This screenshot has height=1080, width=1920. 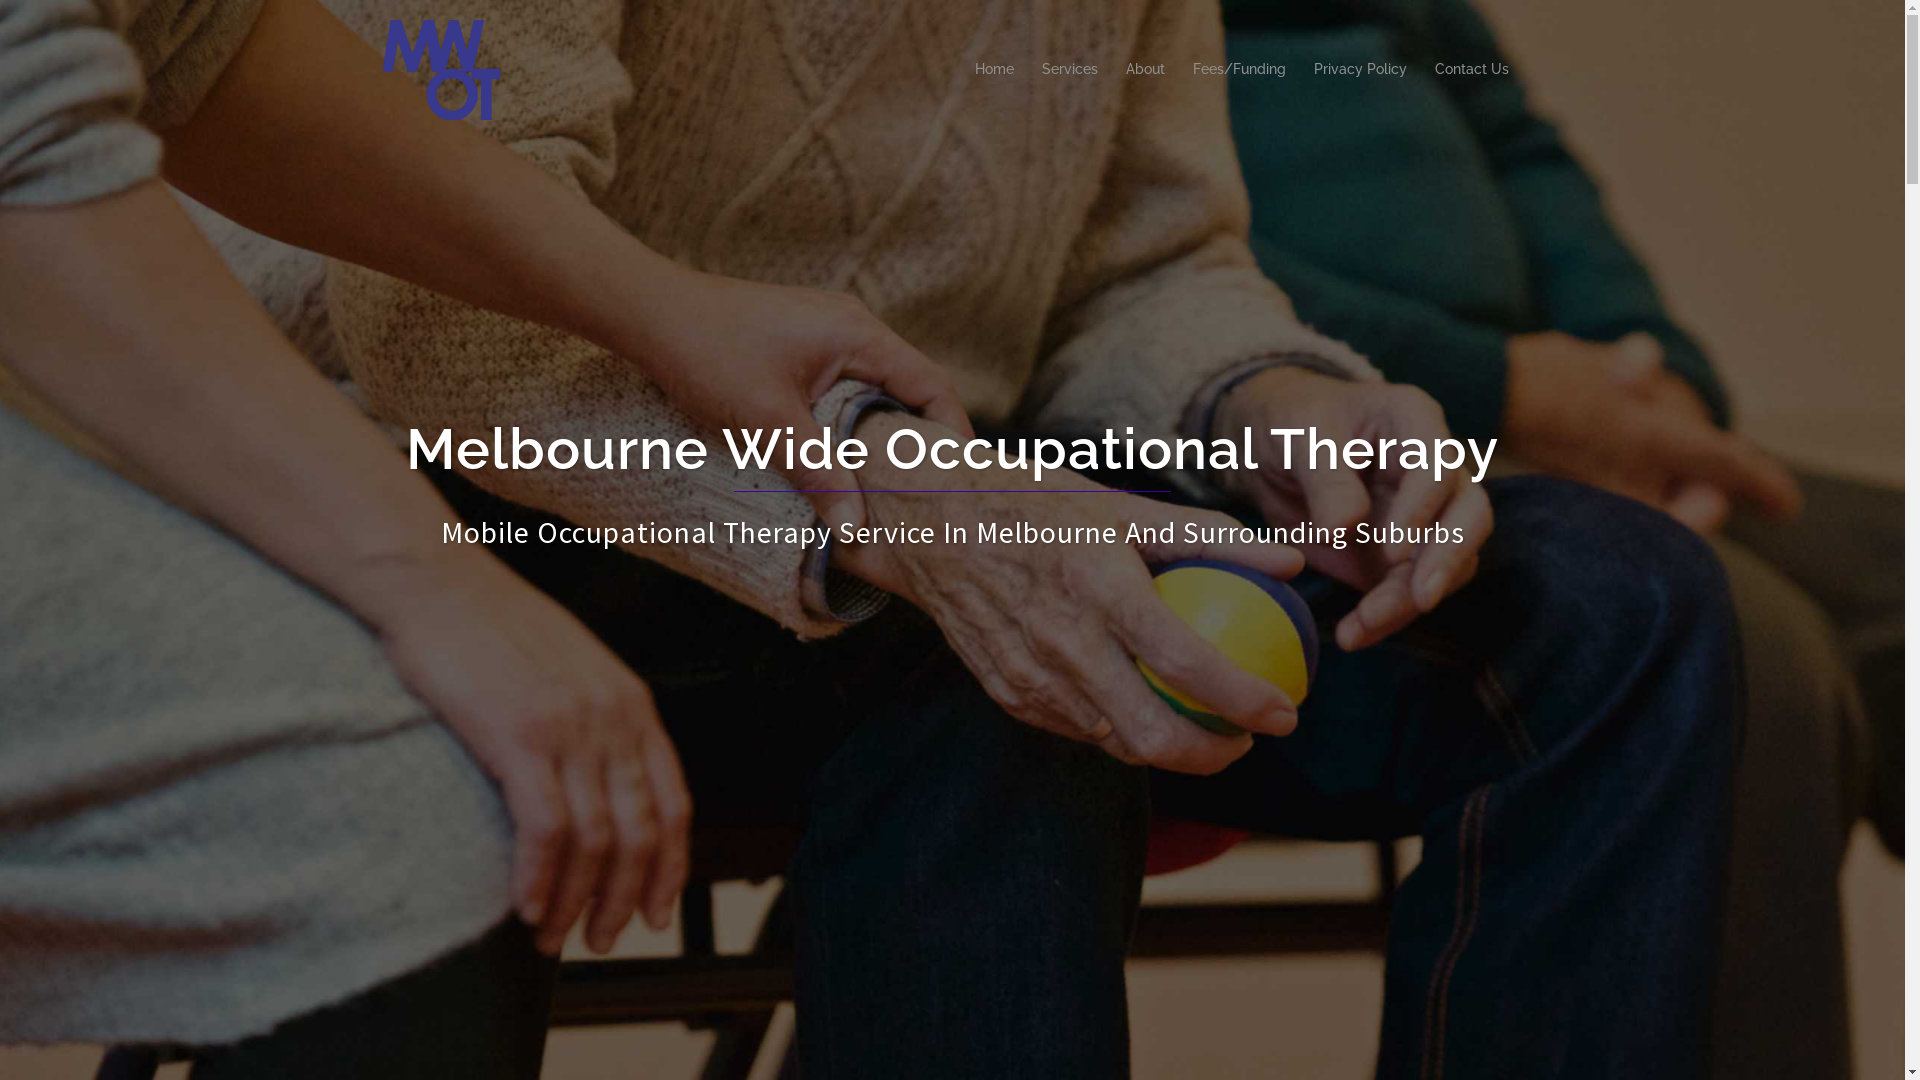 What do you see at coordinates (1470, 68) in the screenshot?
I see `'Contact Us'` at bounding box center [1470, 68].